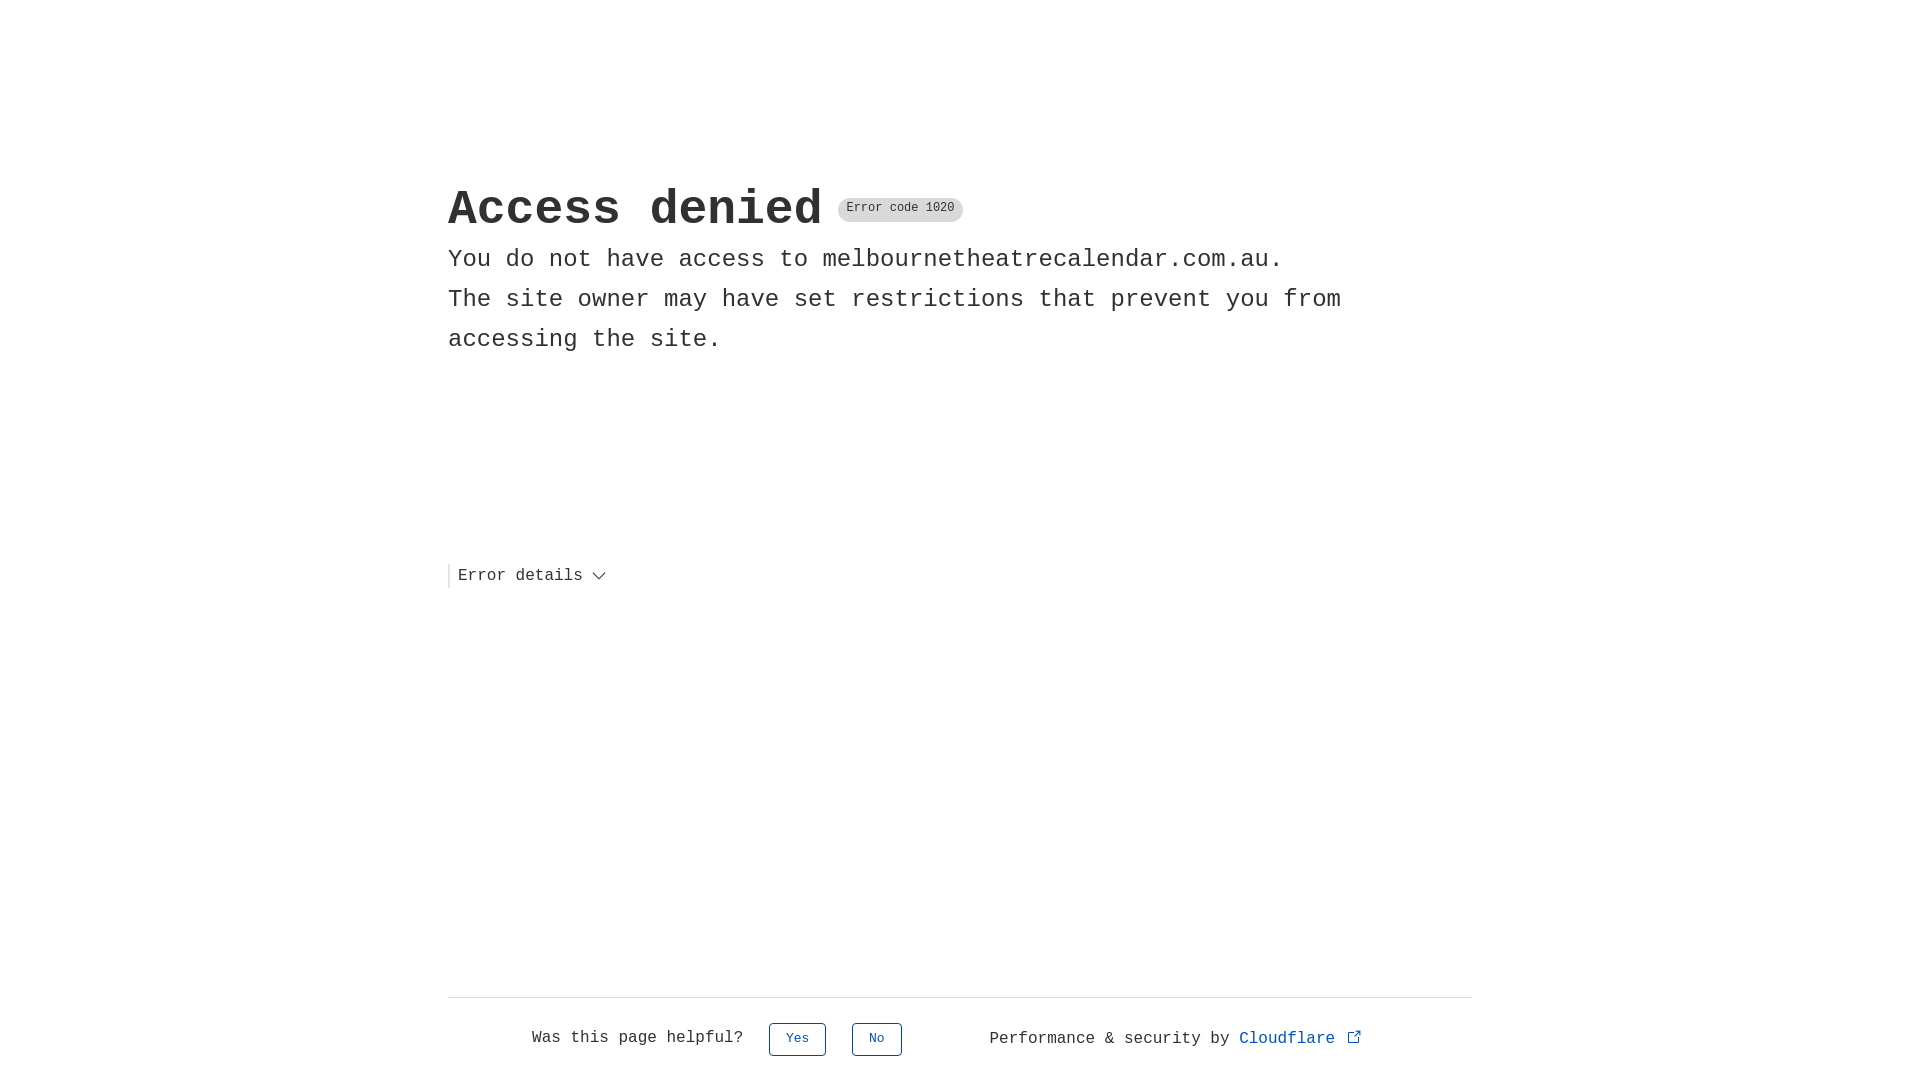 The width and height of the screenshot is (1920, 1080). I want to click on 'No', so click(877, 1038).